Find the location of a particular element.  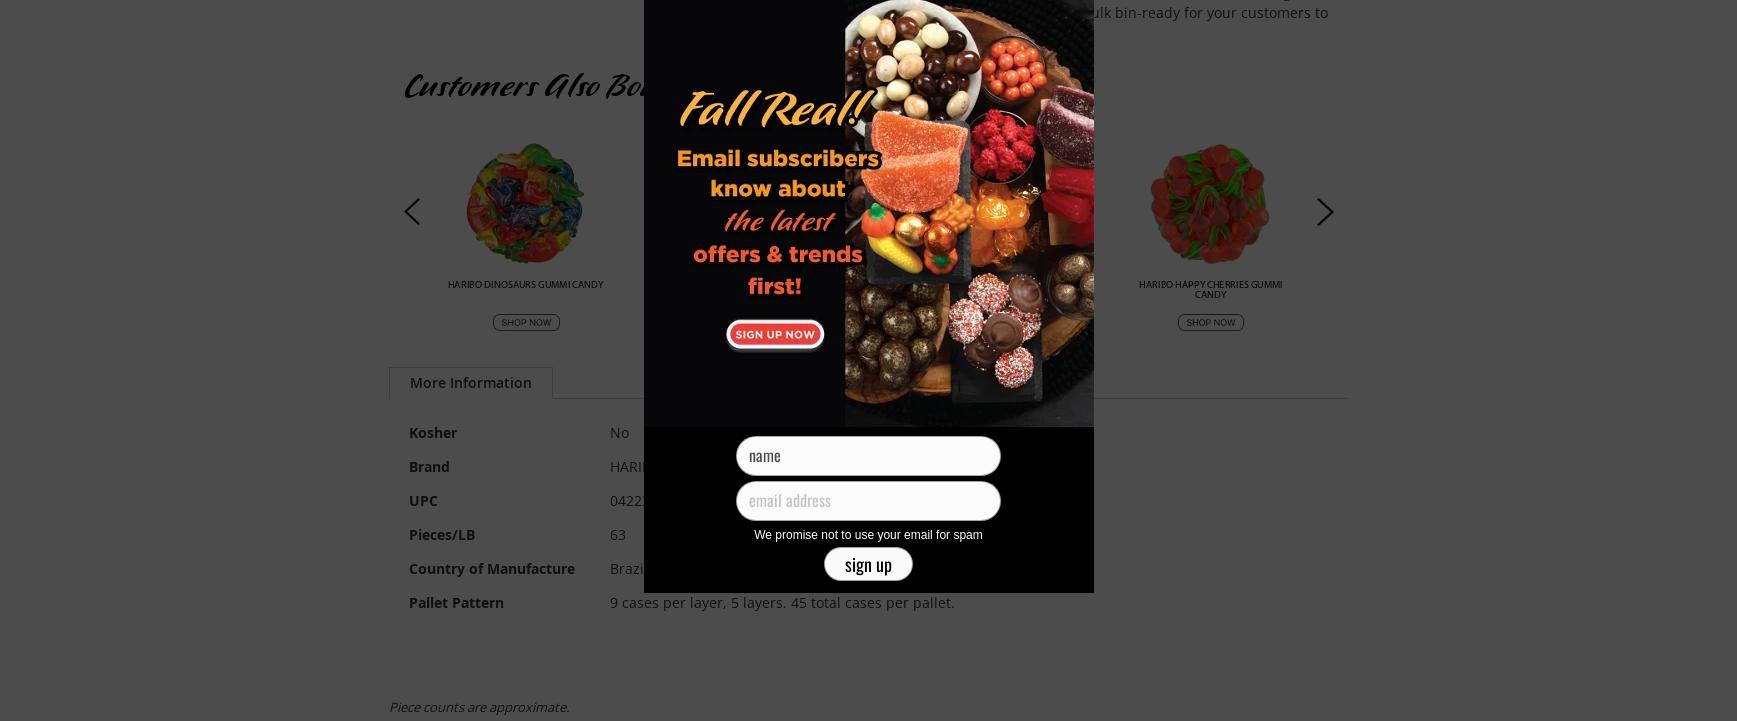

'042238380653' is located at coordinates (655, 499).